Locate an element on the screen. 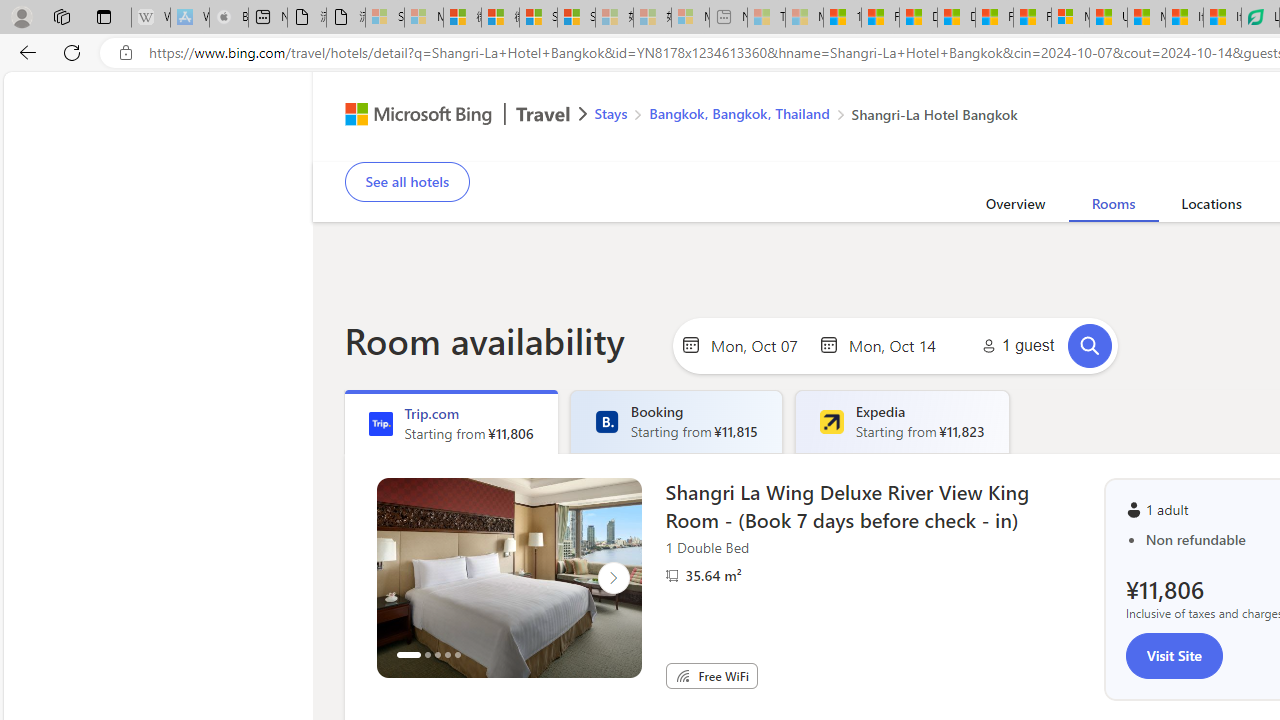 This screenshot has width=1280, height=720. 'Buy iPad - Apple - Sleeping' is located at coordinates (229, 17).